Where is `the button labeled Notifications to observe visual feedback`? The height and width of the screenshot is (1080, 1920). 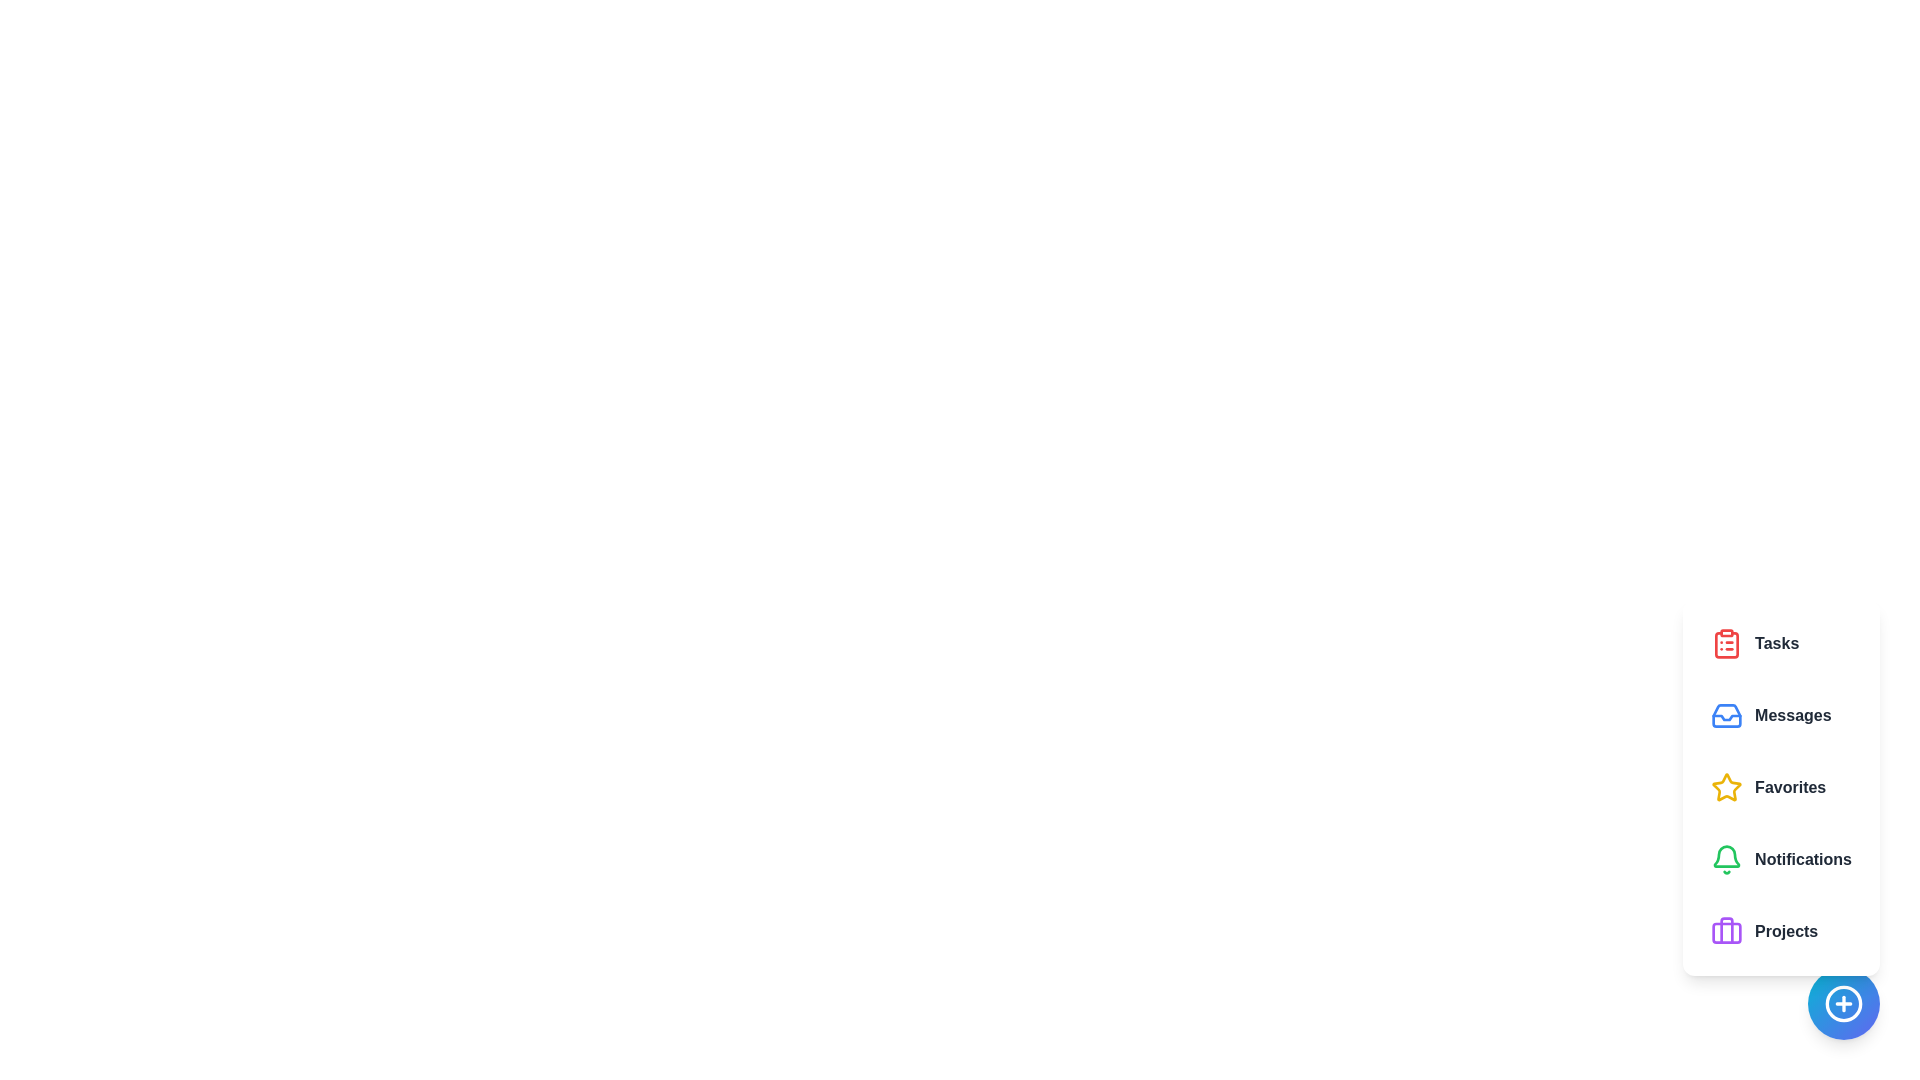
the button labeled Notifications to observe visual feedback is located at coordinates (1781, 859).